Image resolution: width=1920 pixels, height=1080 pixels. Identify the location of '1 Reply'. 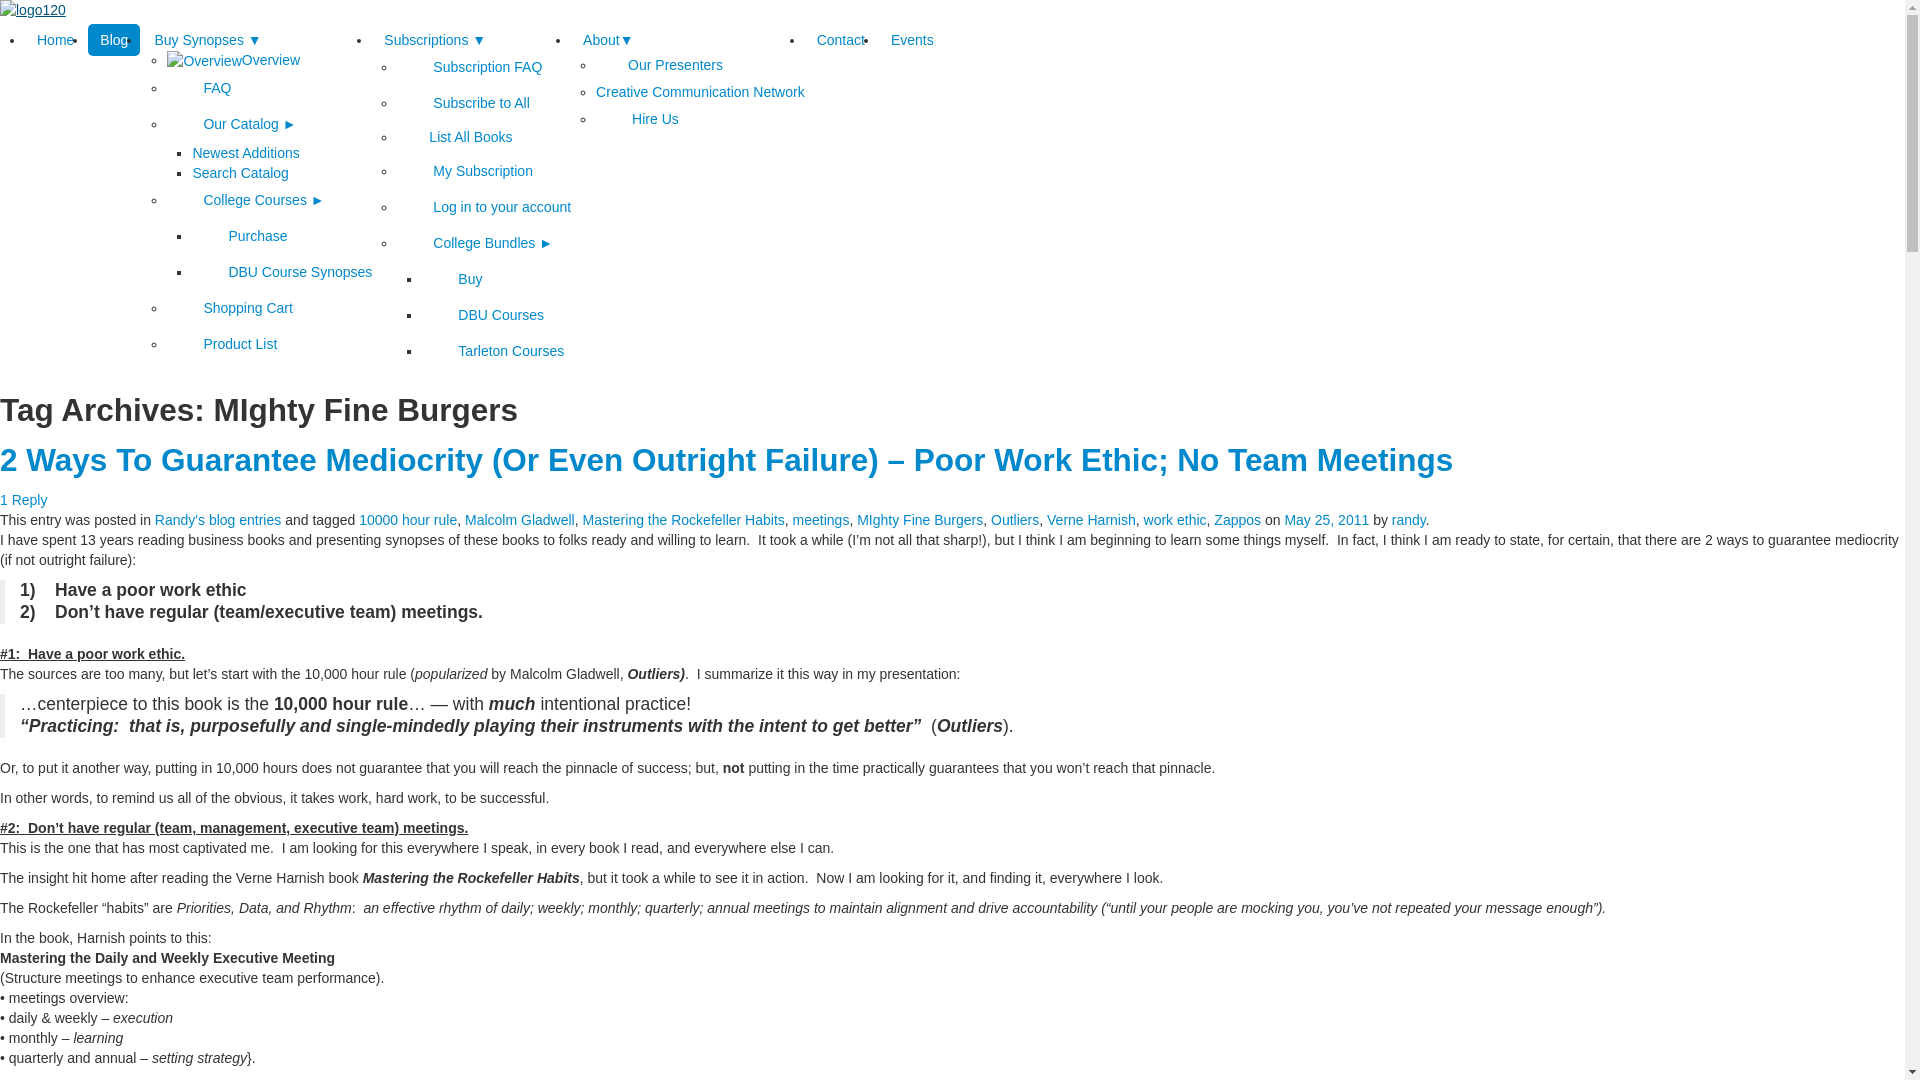
(0, 499).